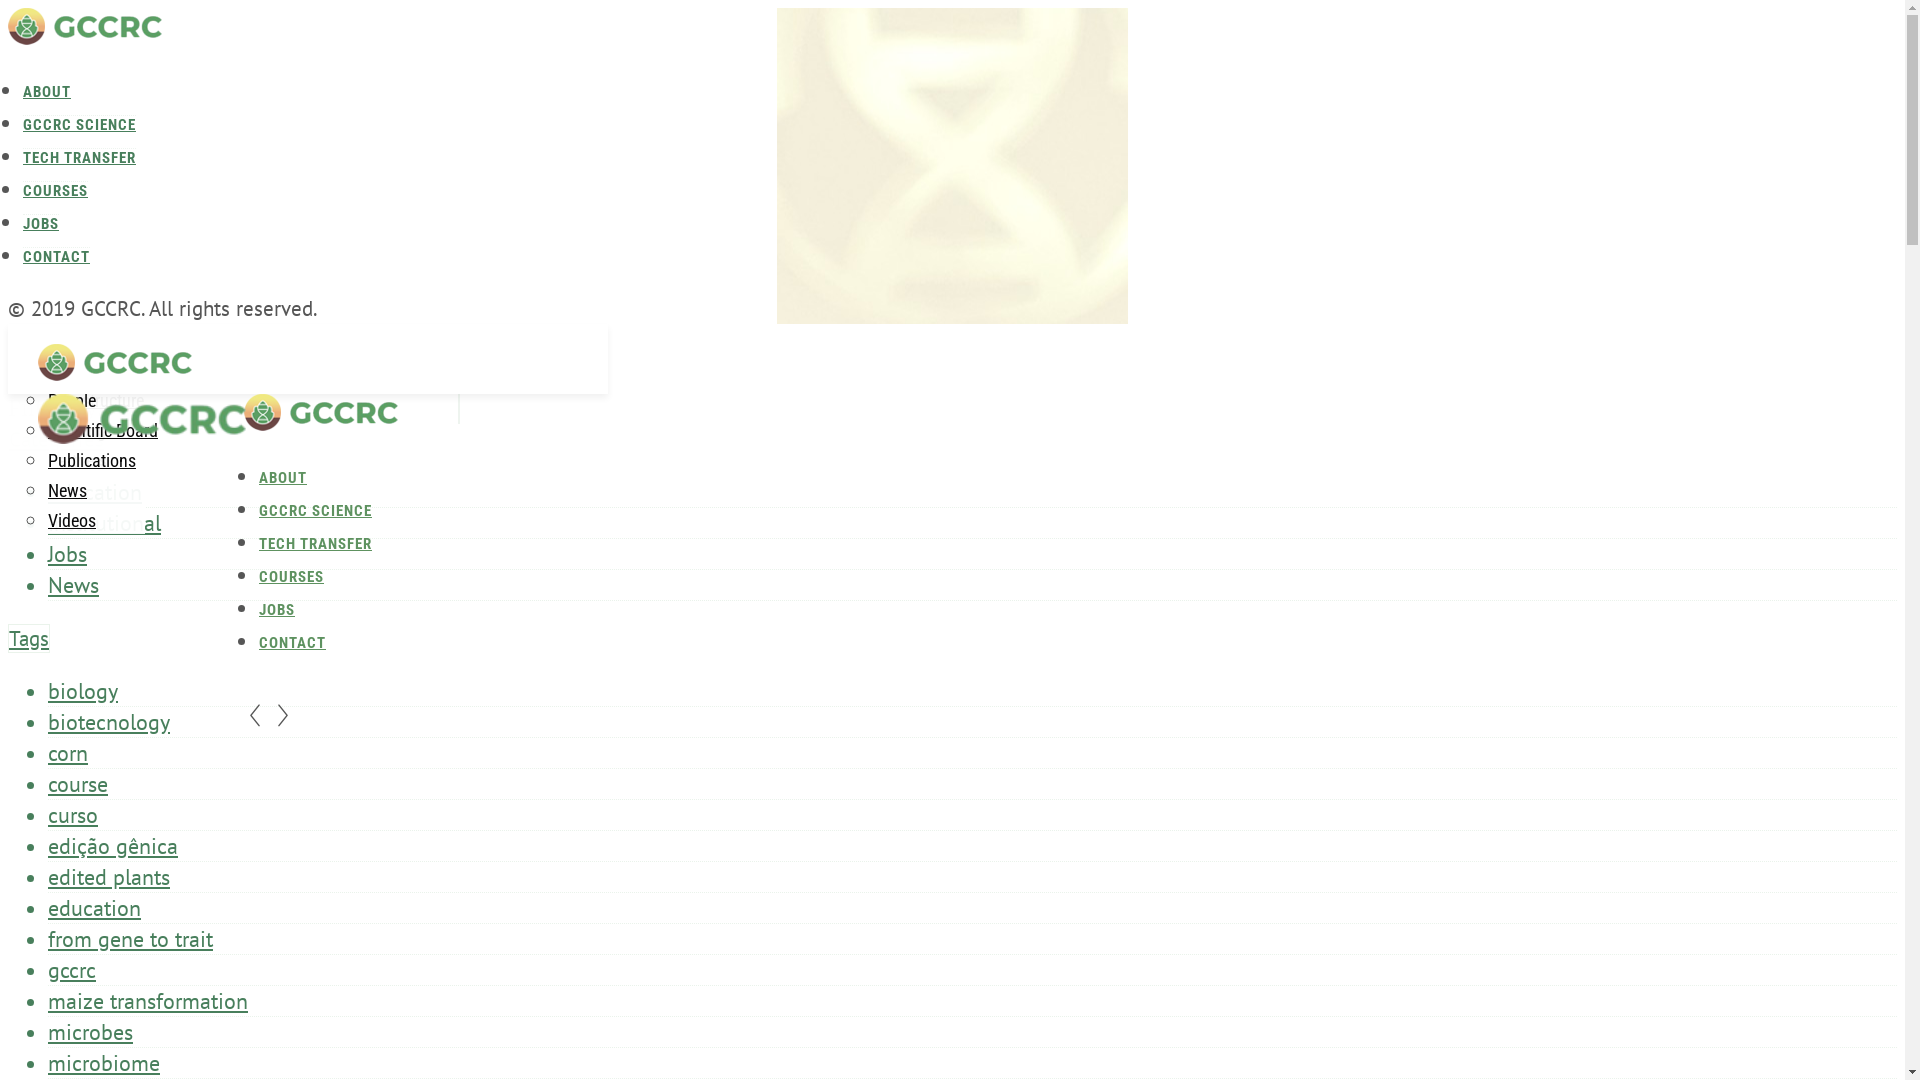 The image size is (1920, 1080). Describe the element at coordinates (72, 968) in the screenshot. I see `'gccrc'` at that location.